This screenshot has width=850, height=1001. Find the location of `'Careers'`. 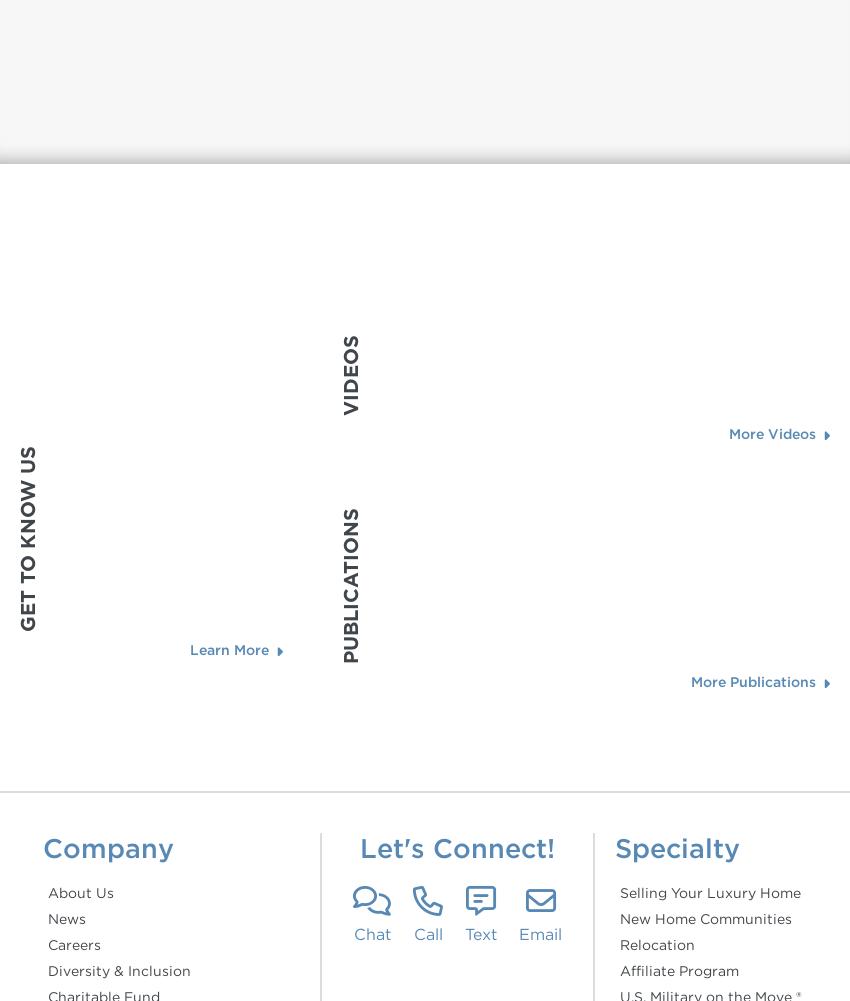

'Careers' is located at coordinates (74, 943).